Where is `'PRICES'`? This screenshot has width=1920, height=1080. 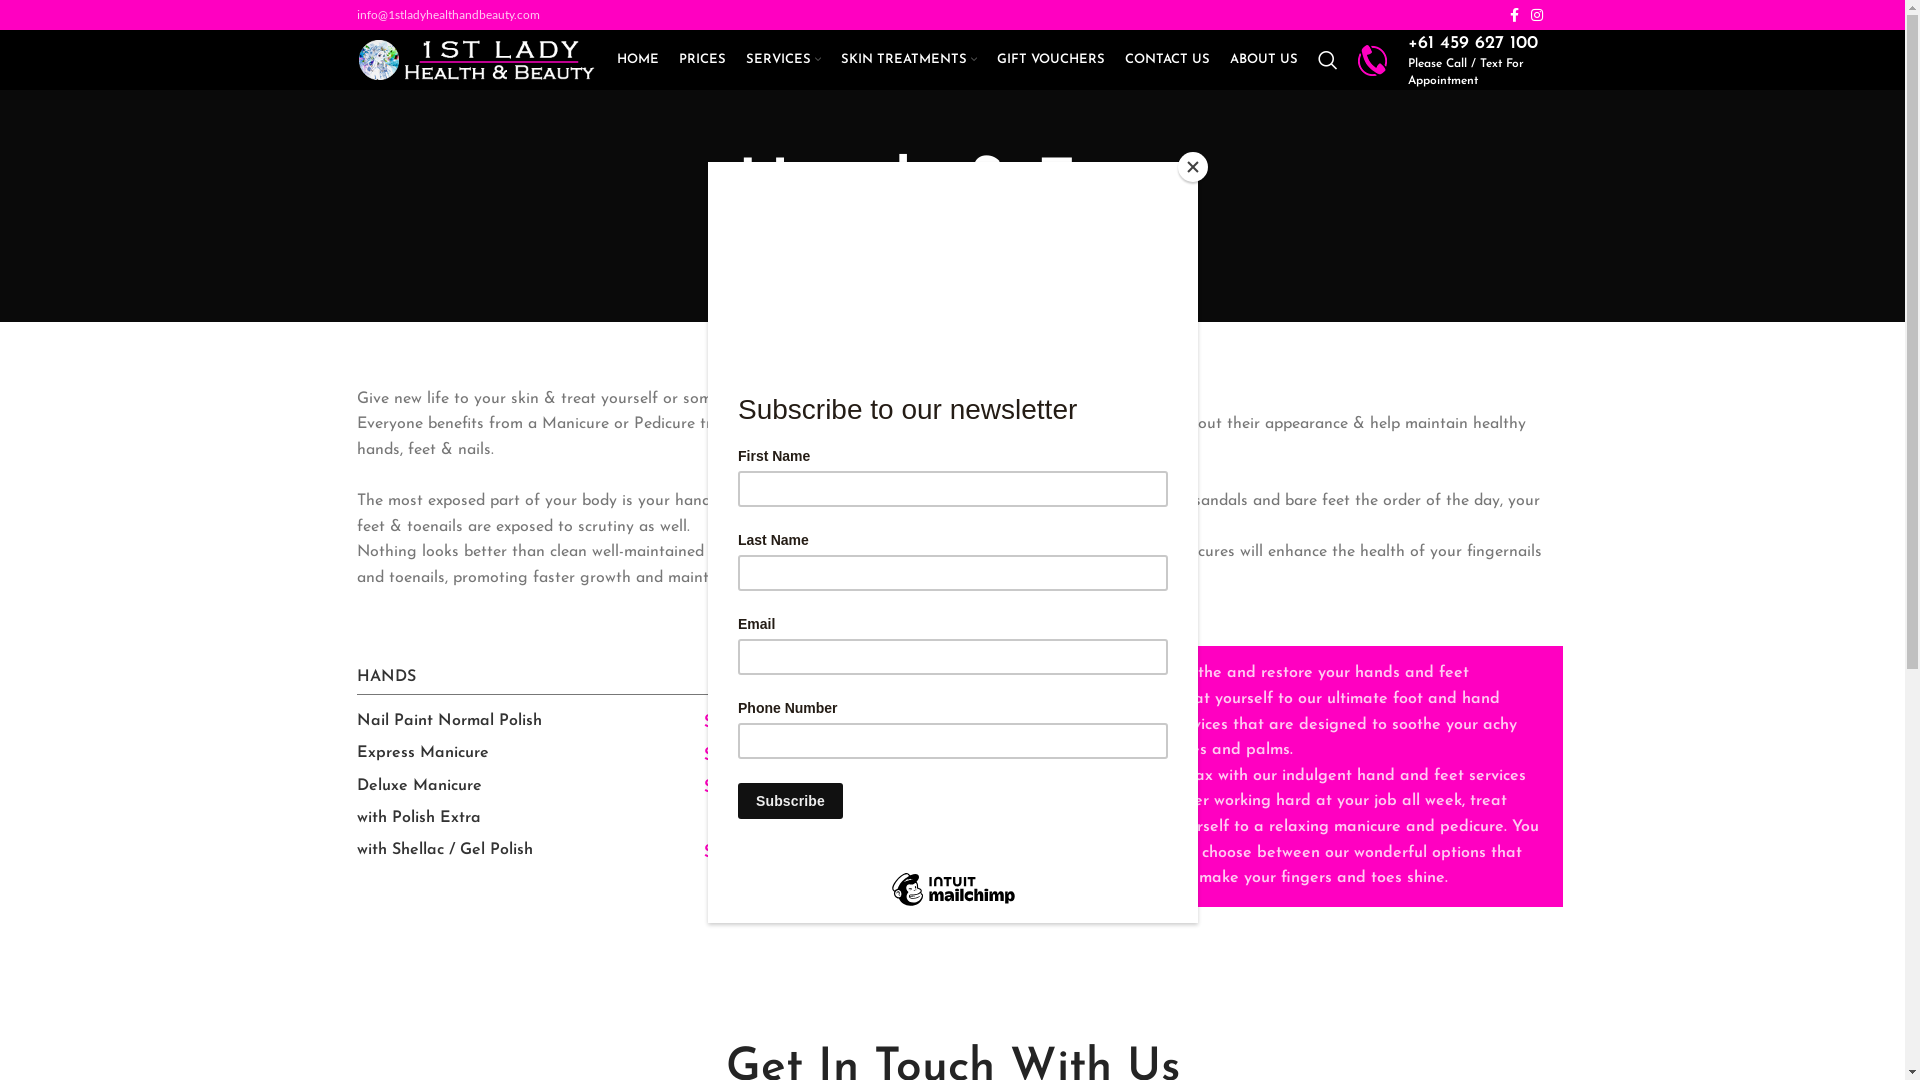
'PRICES' is located at coordinates (701, 59).